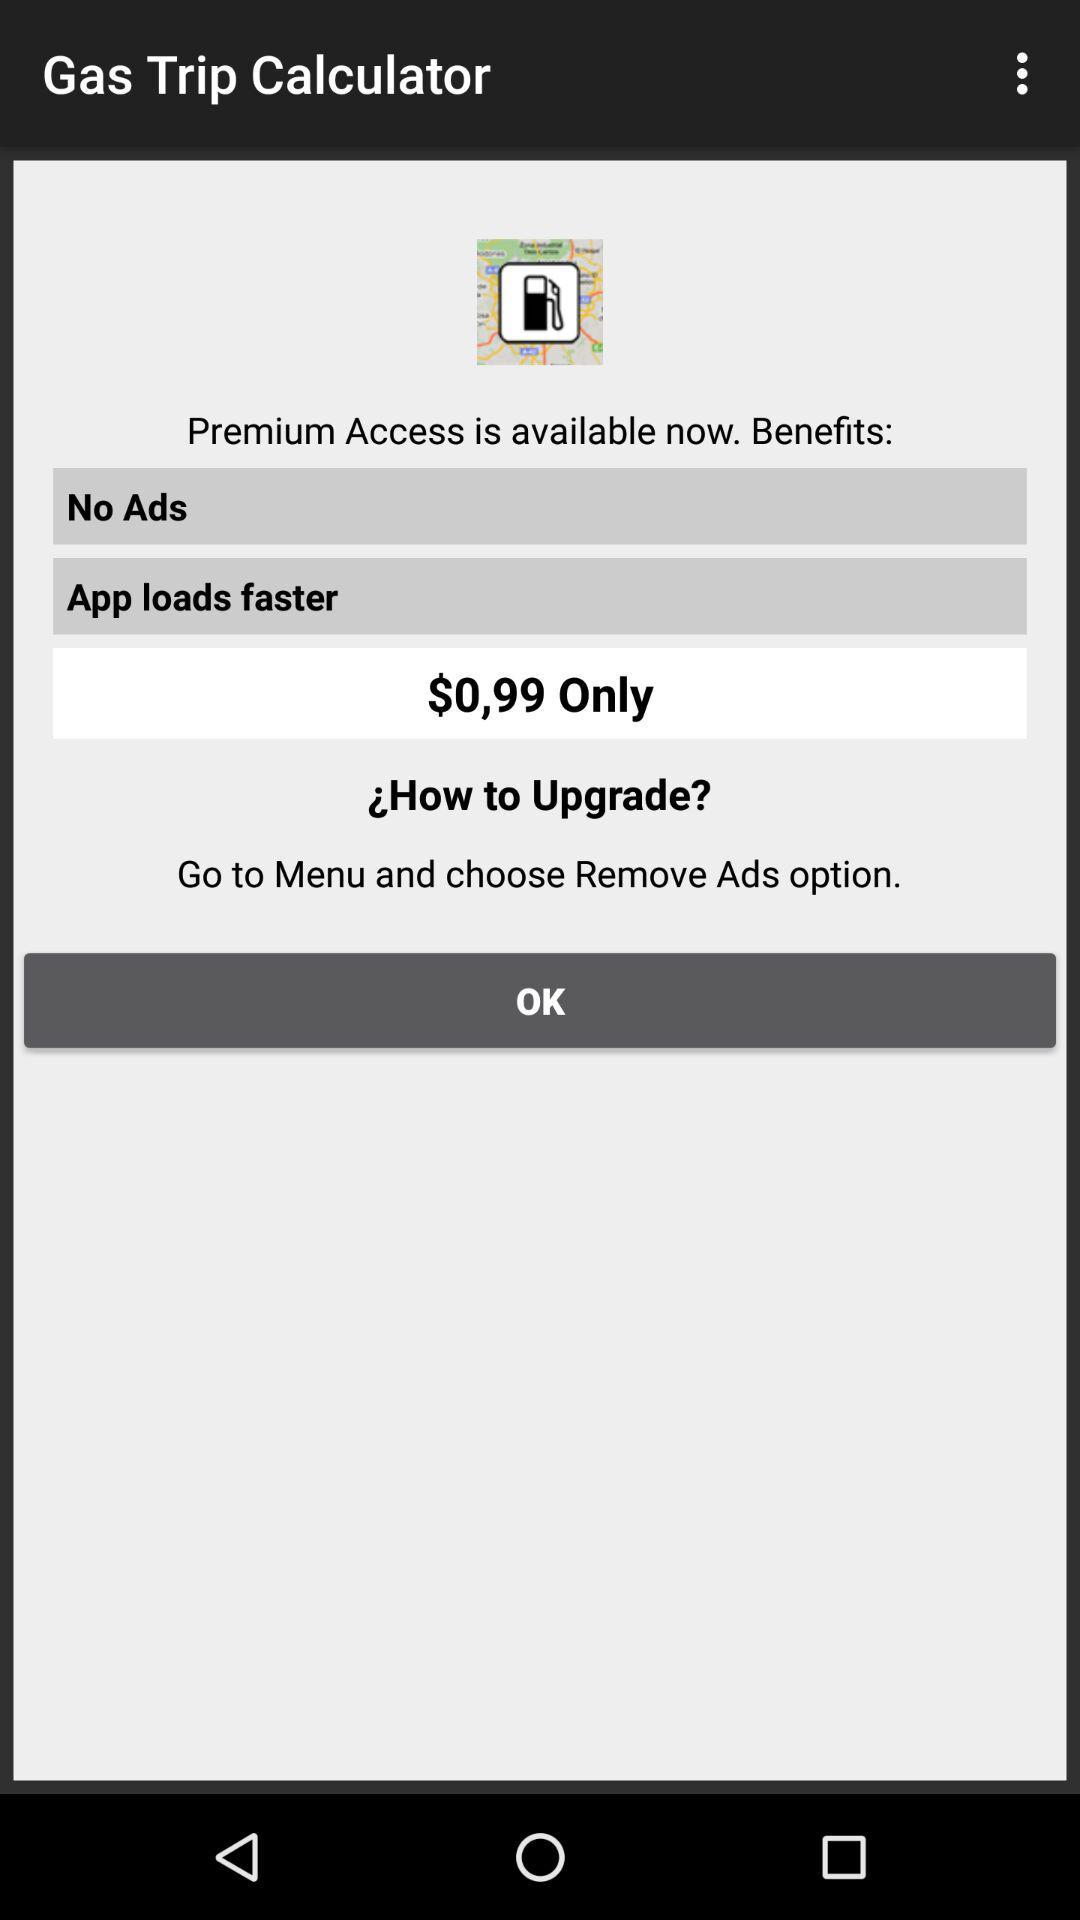  What do you see at coordinates (1027, 73) in the screenshot?
I see `the app above the no ads item` at bounding box center [1027, 73].